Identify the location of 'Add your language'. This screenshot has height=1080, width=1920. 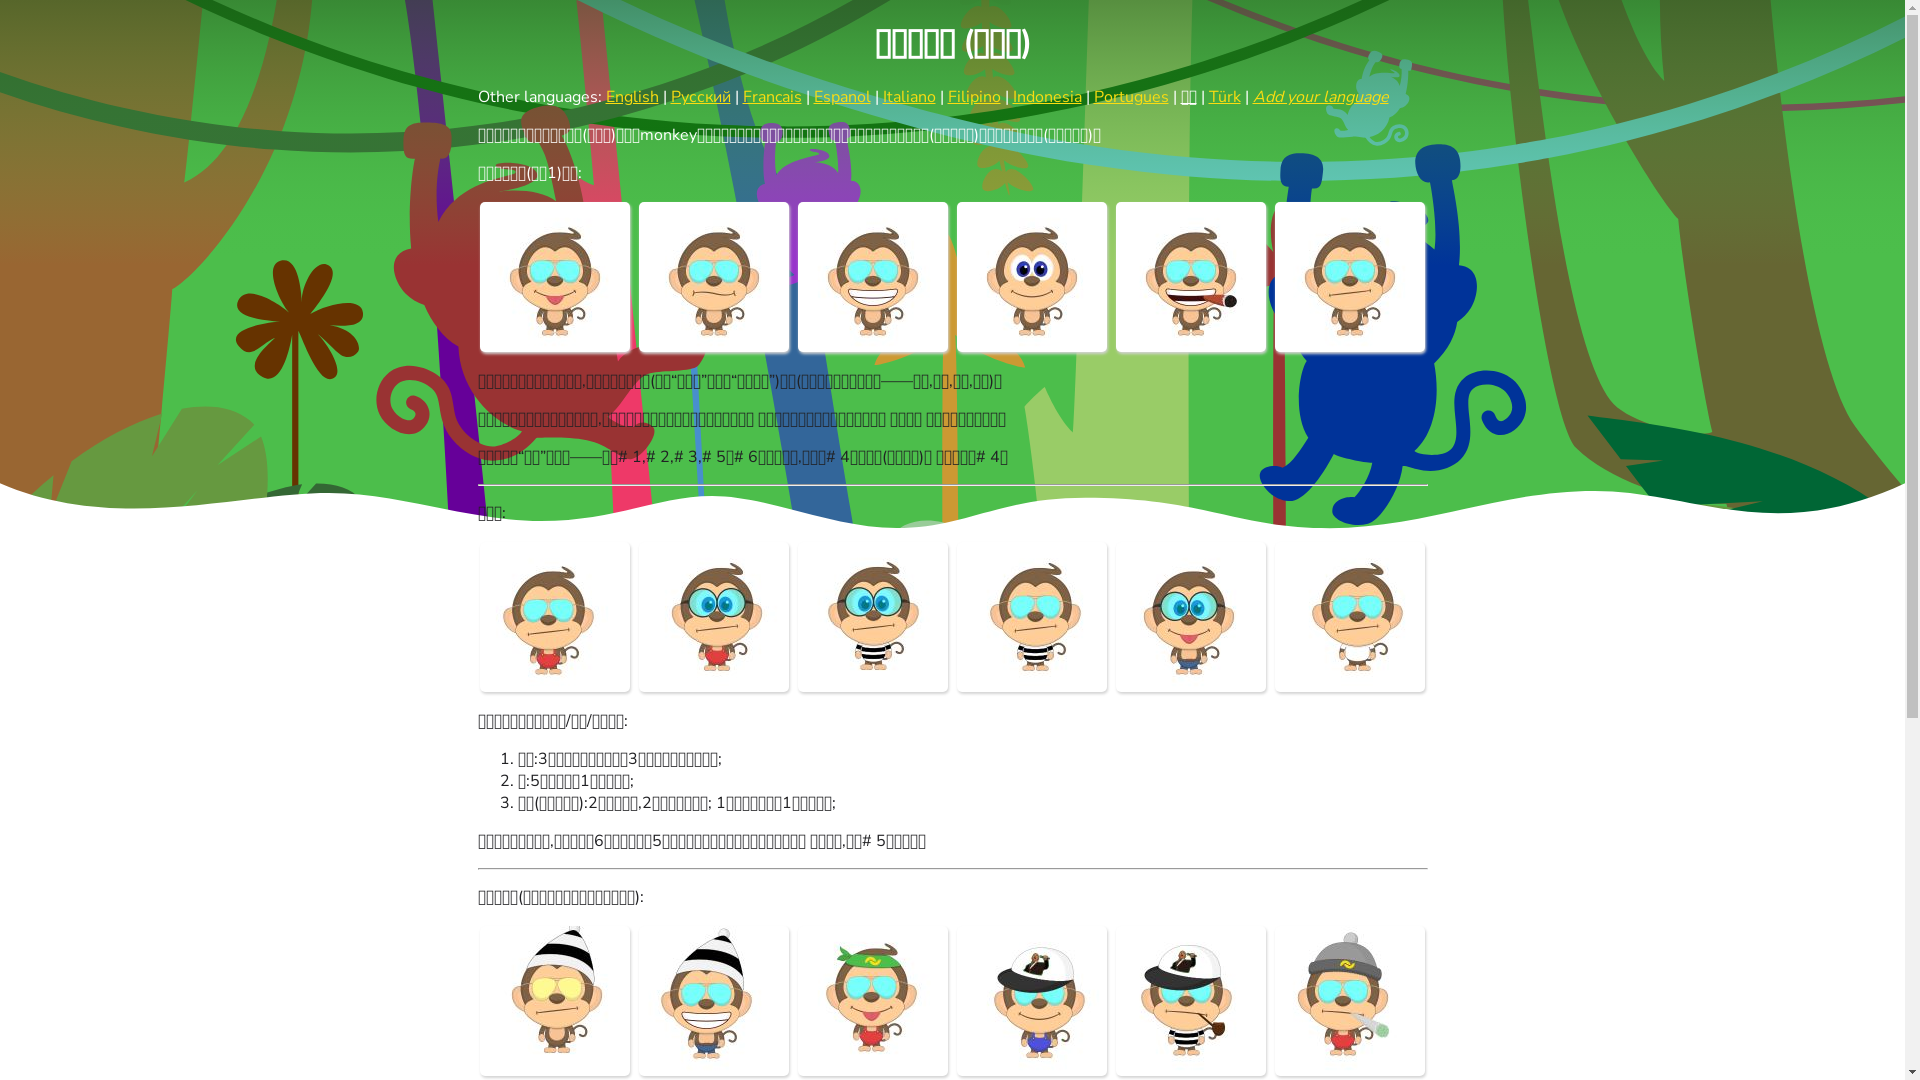
(1320, 96).